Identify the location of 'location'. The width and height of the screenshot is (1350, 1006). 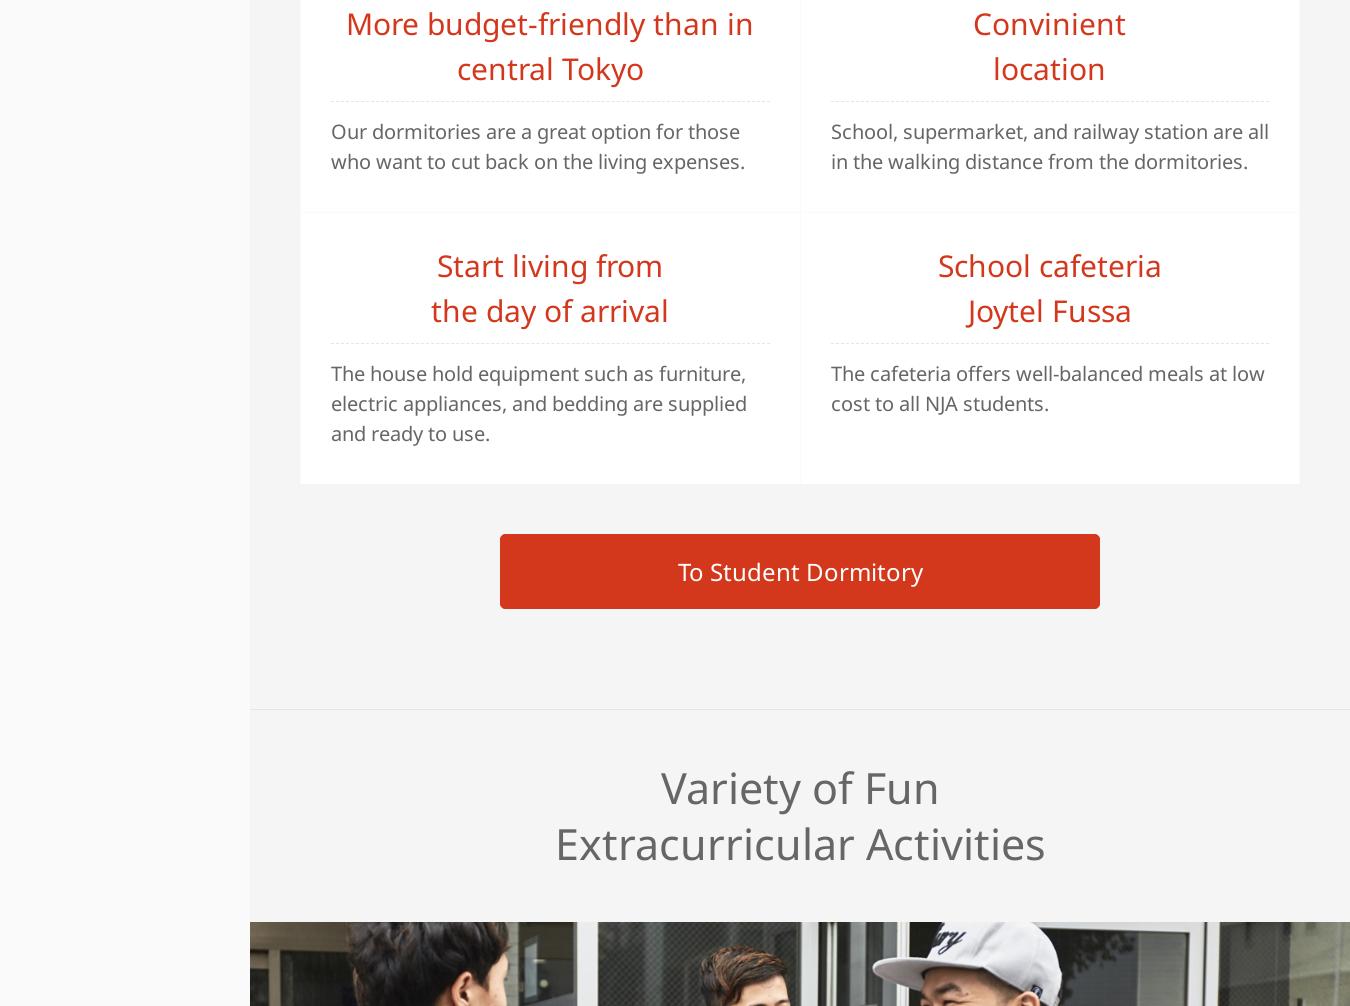
(1049, 67).